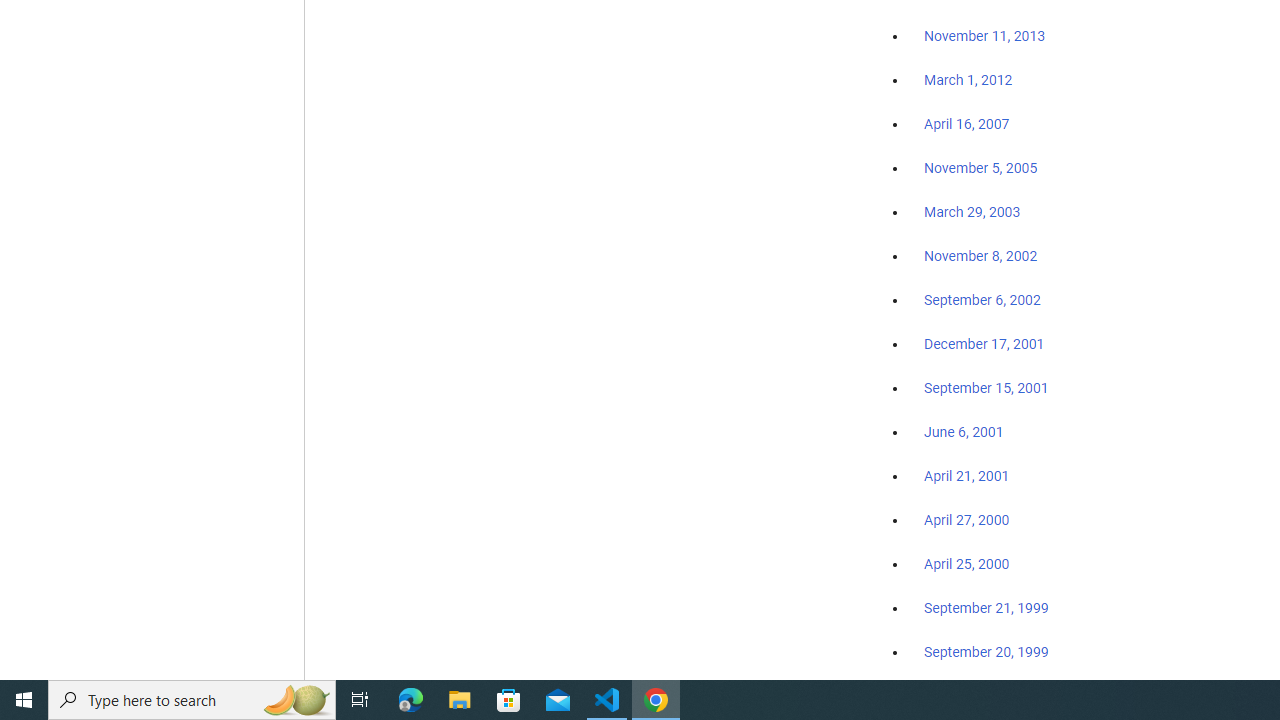  I want to click on 'November 11, 2013', so click(984, 37).